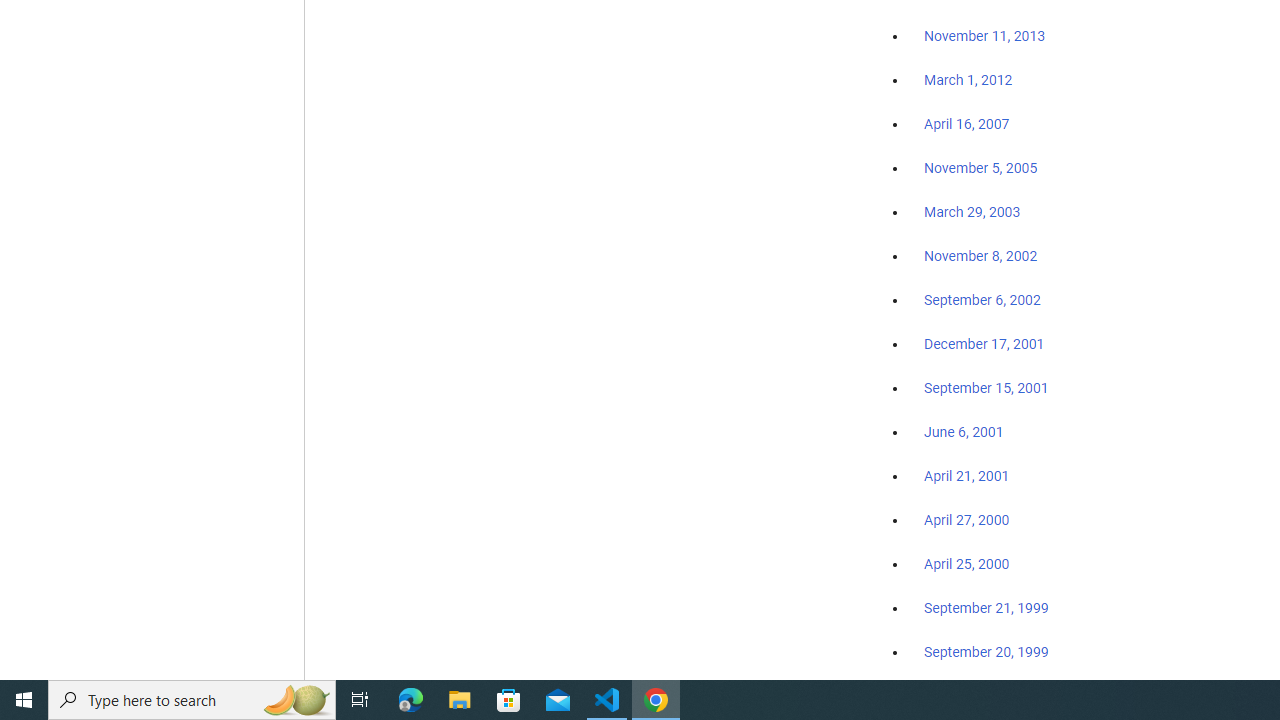  I want to click on 'November 11, 2013', so click(984, 37).